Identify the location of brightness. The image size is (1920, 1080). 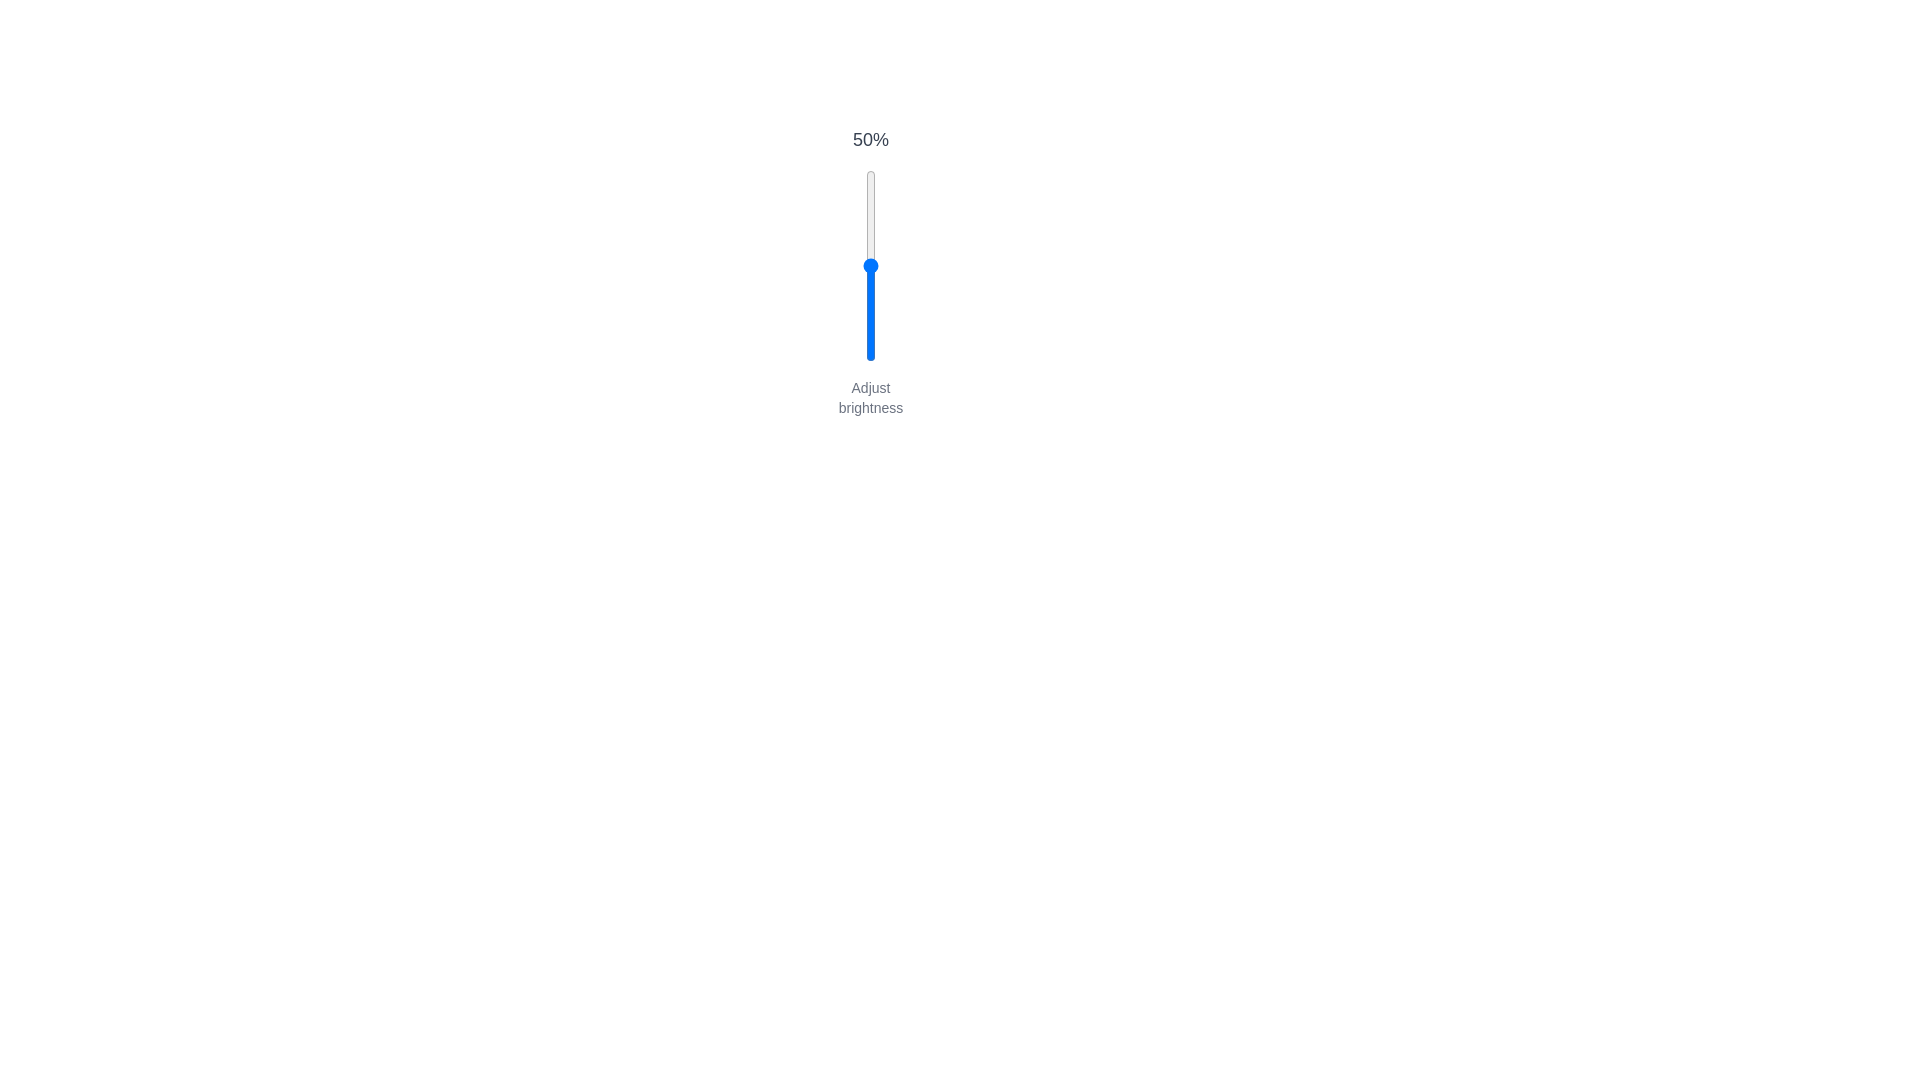
(870, 336).